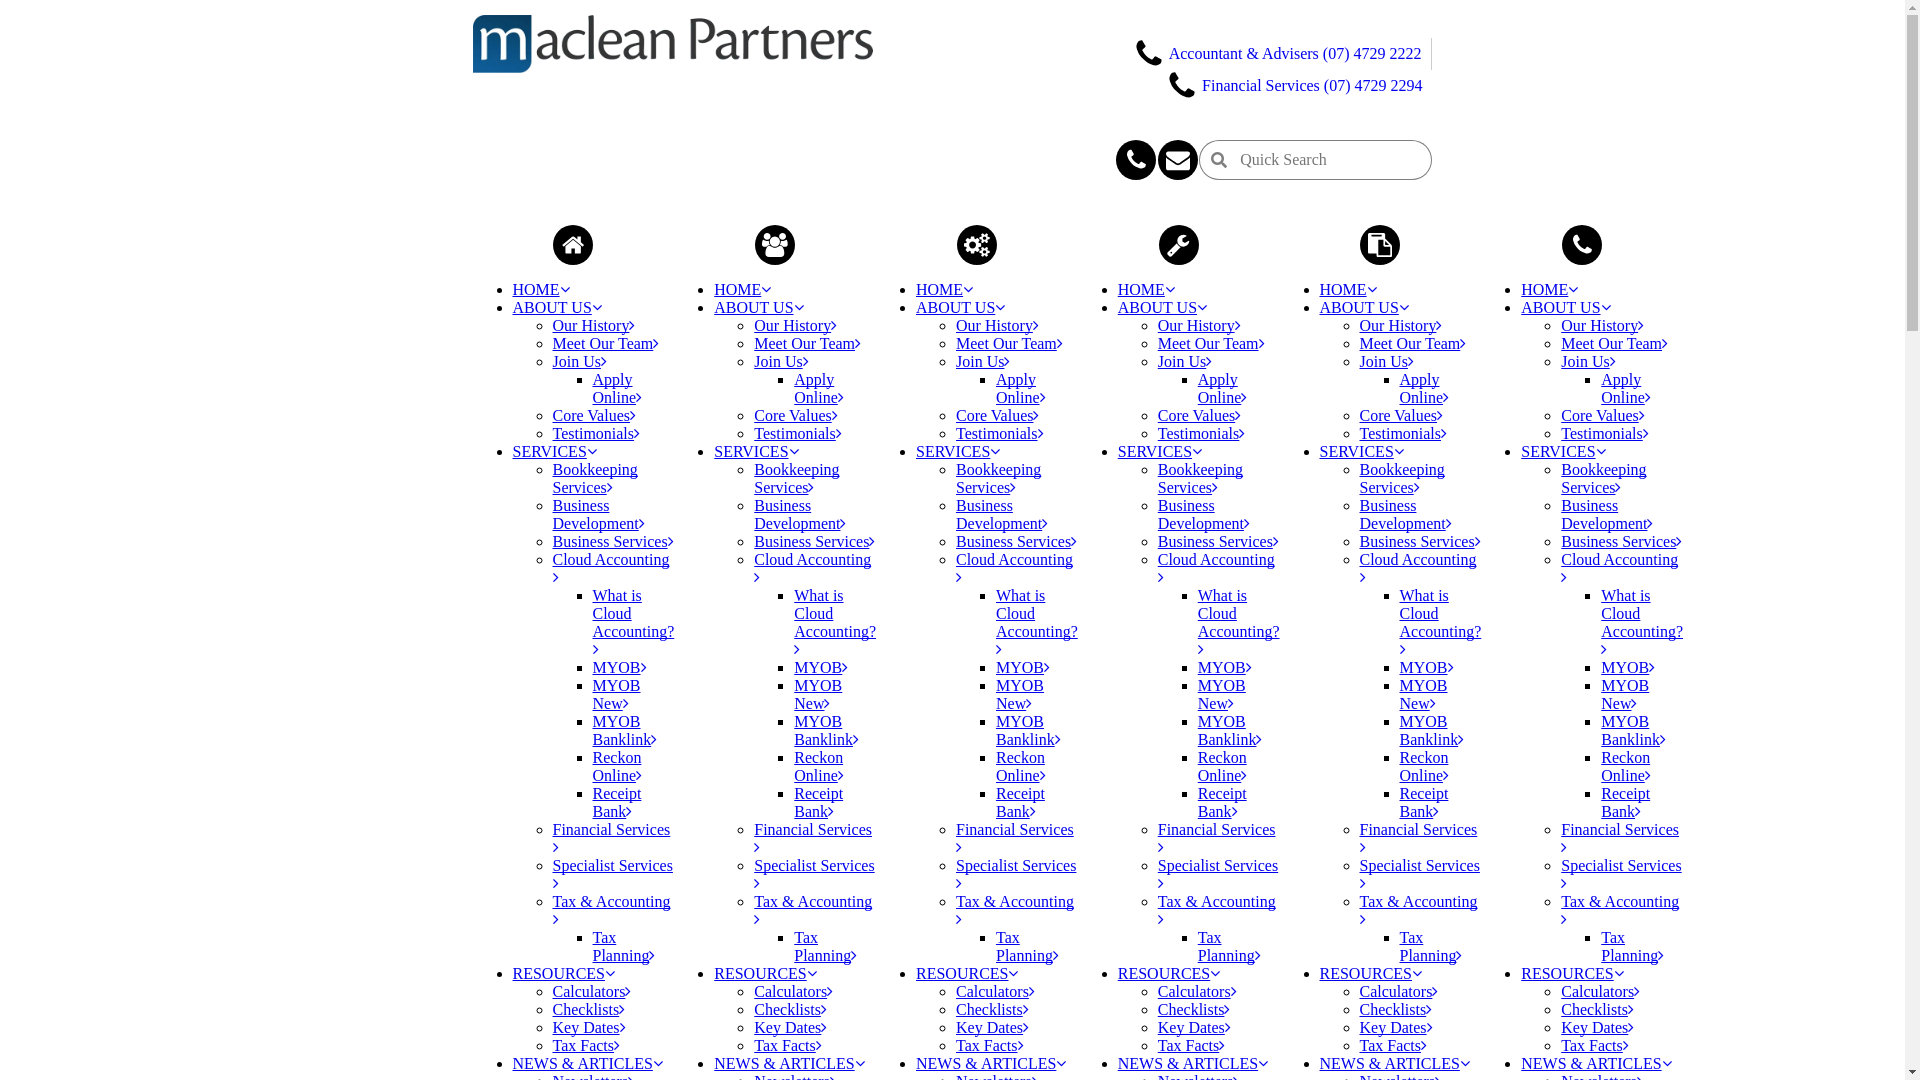 The height and width of the screenshot is (1080, 1920). I want to click on 'Business Development', so click(1405, 513).